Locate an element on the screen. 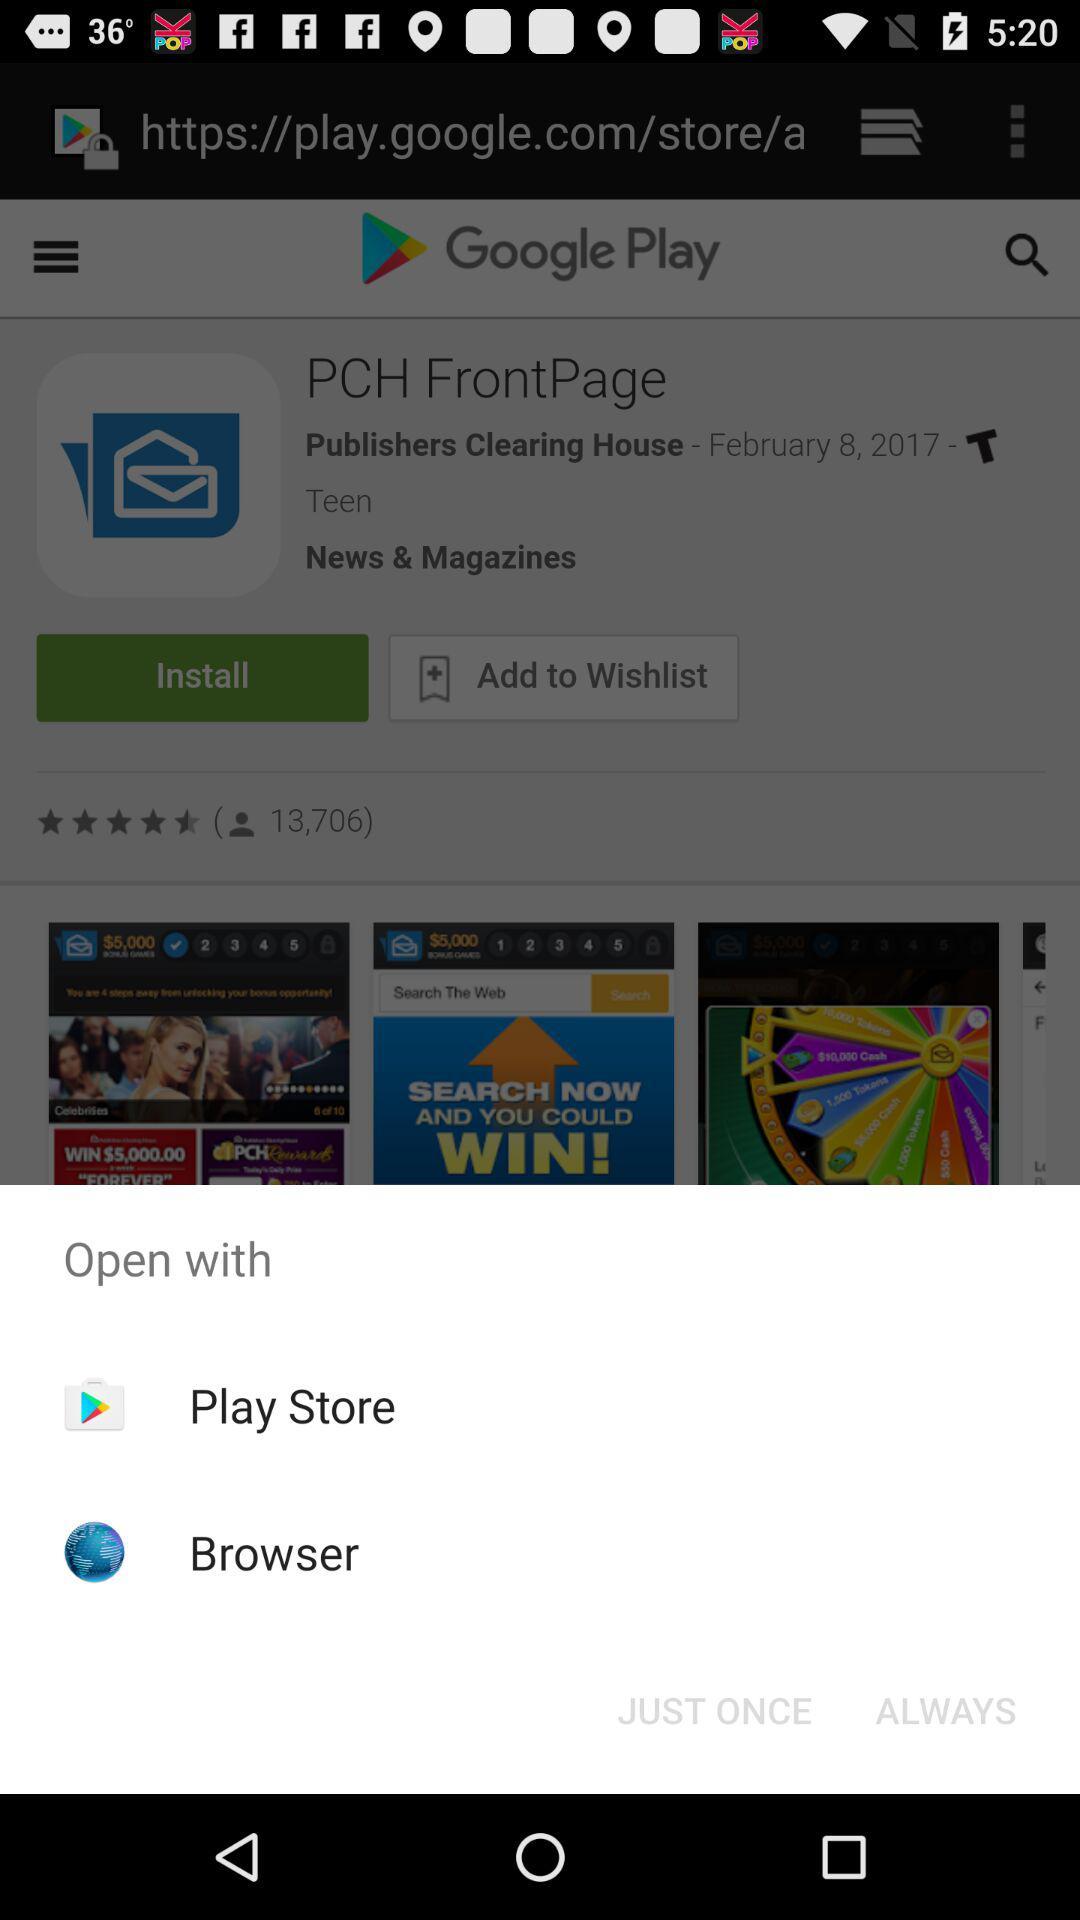 The image size is (1080, 1920). the just once is located at coordinates (713, 1708).